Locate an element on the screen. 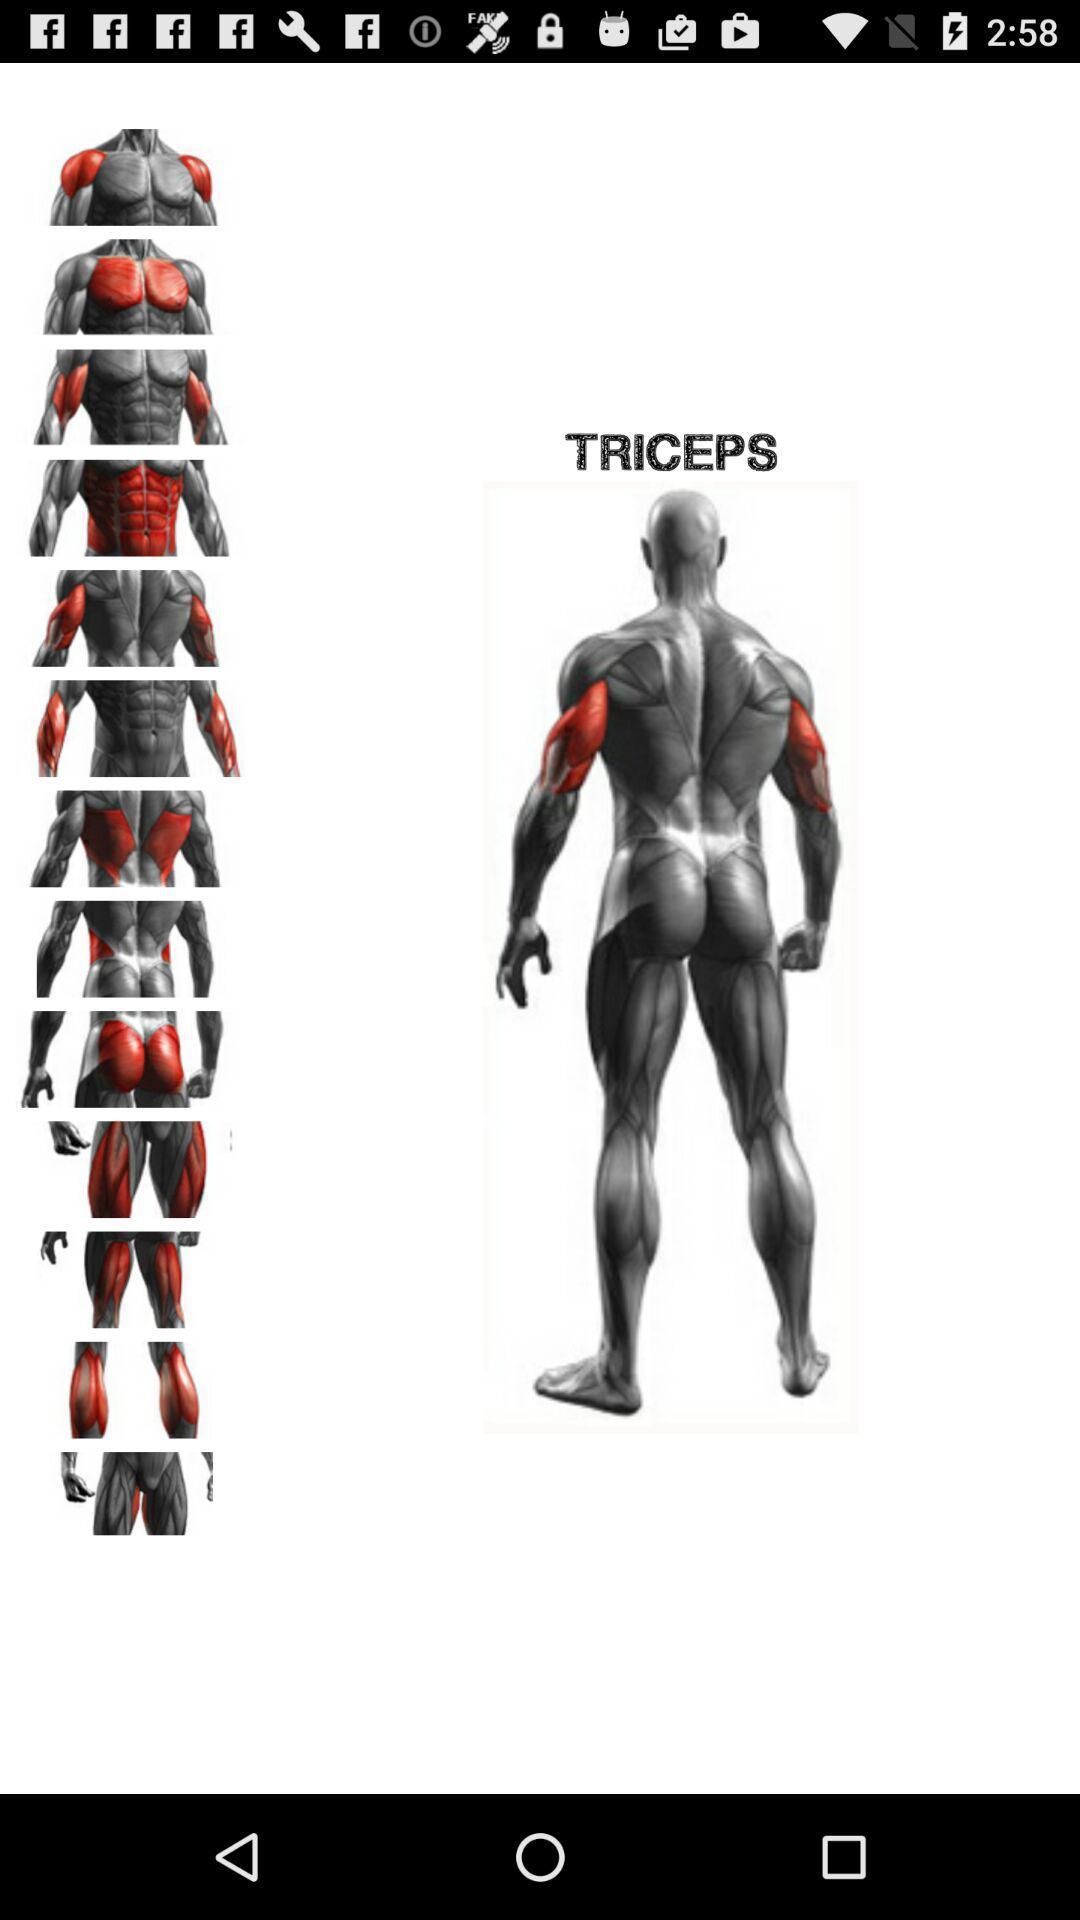 Image resolution: width=1080 pixels, height=1920 pixels. change image is located at coordinates (131, 279).